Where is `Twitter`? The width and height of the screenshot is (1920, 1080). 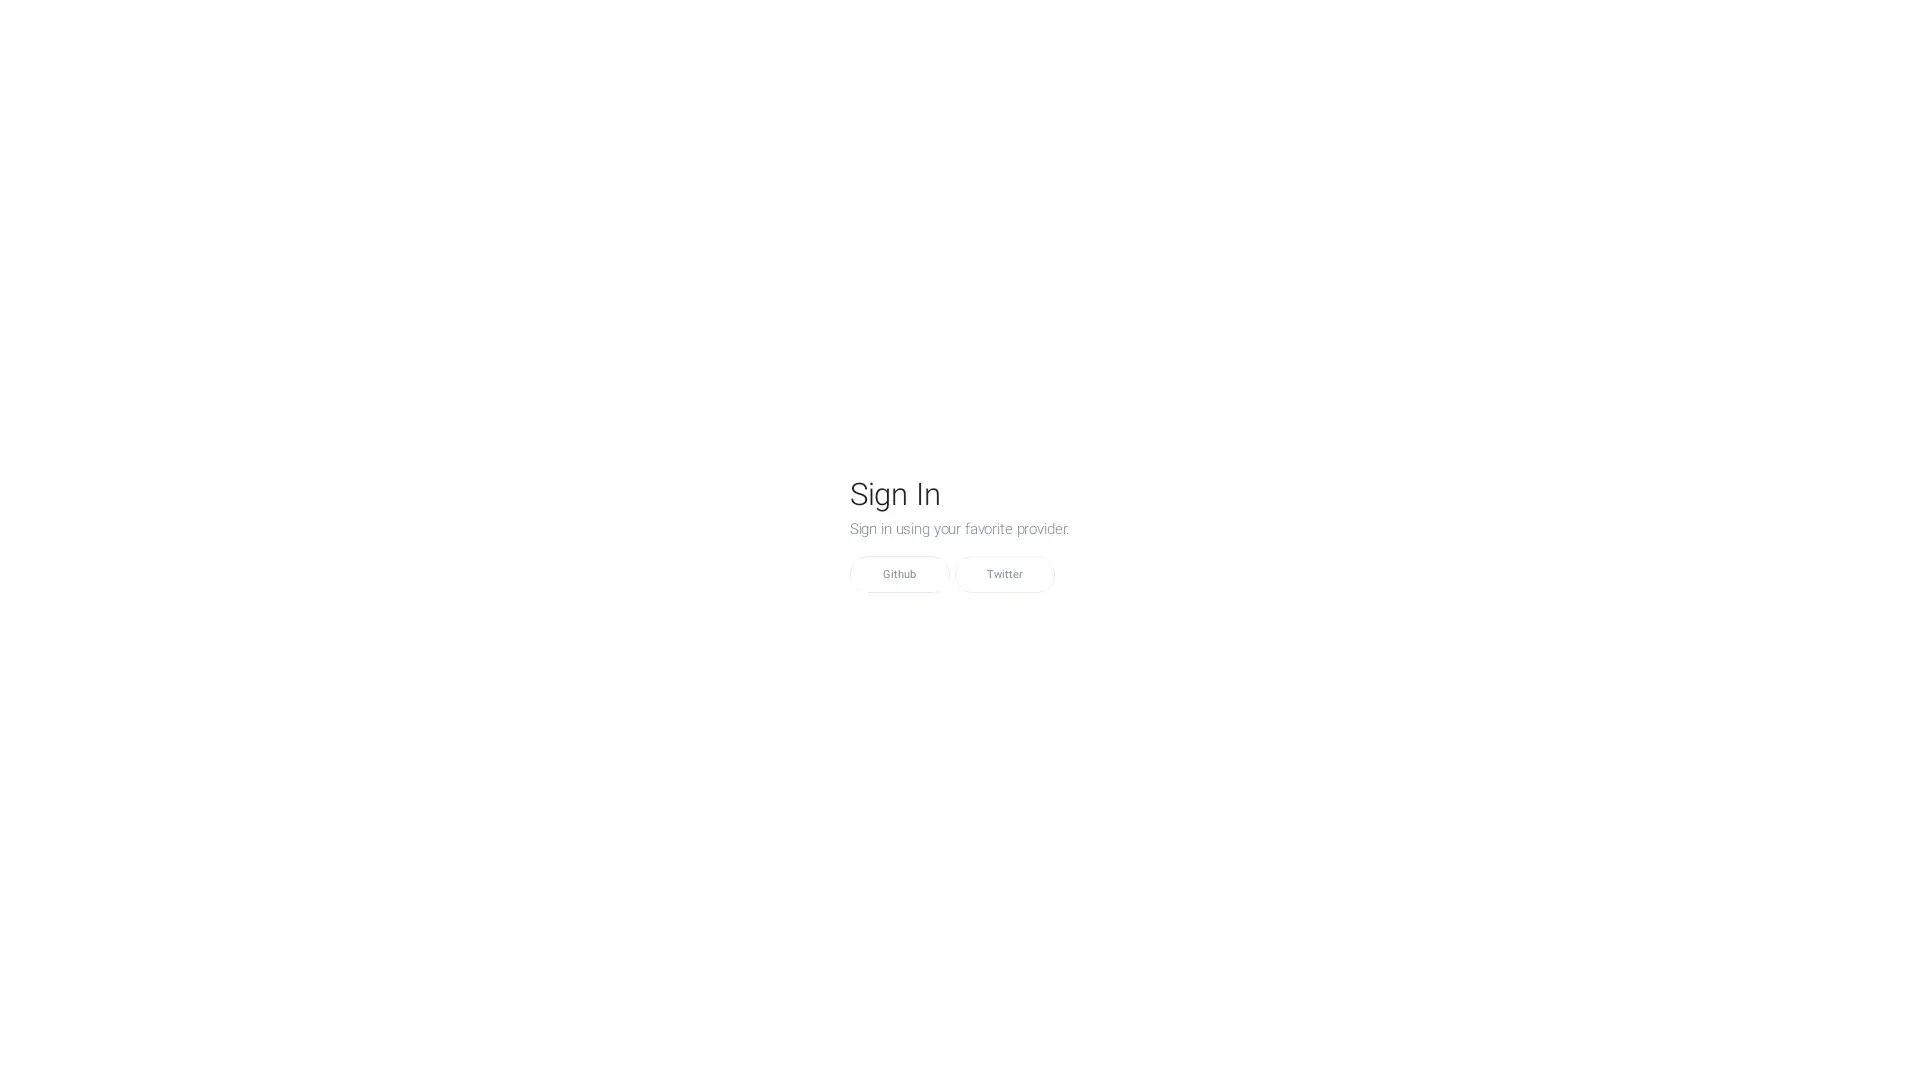 Twitter is located at coordinates (1003, 574).